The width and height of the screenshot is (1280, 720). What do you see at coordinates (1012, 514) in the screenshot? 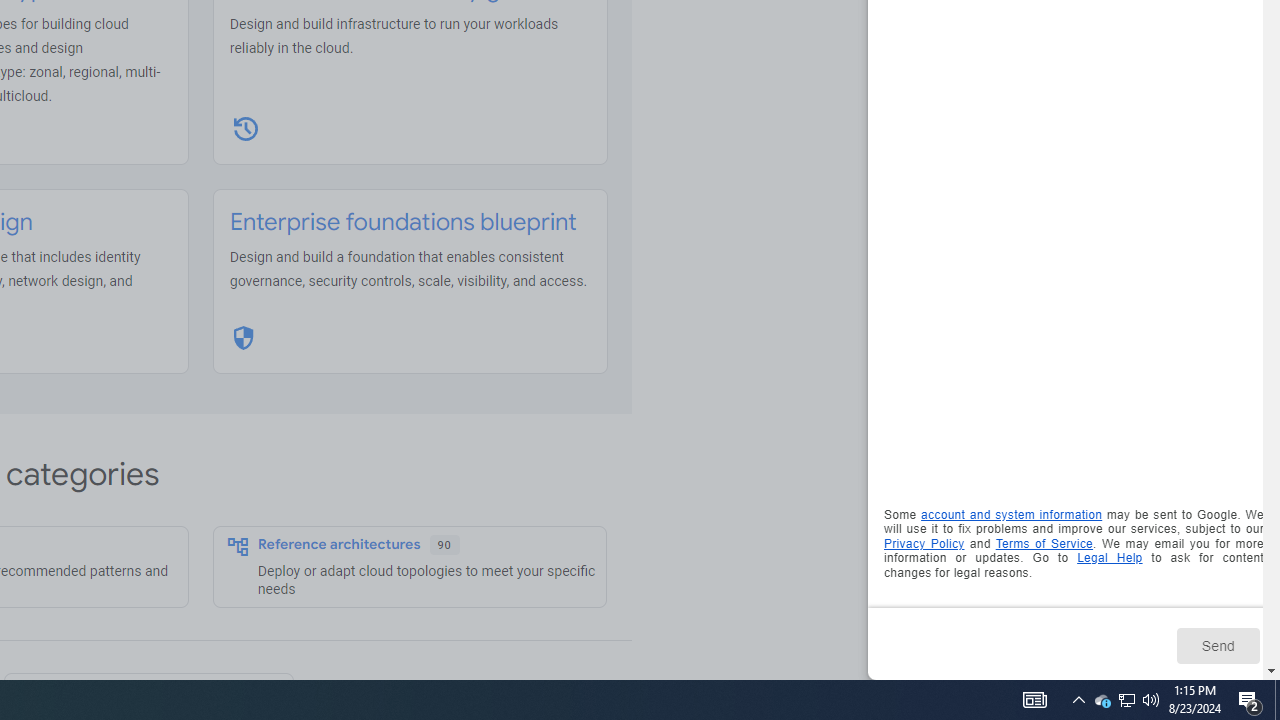
I see `'account and system information'` at bounding box center [1012, 514].